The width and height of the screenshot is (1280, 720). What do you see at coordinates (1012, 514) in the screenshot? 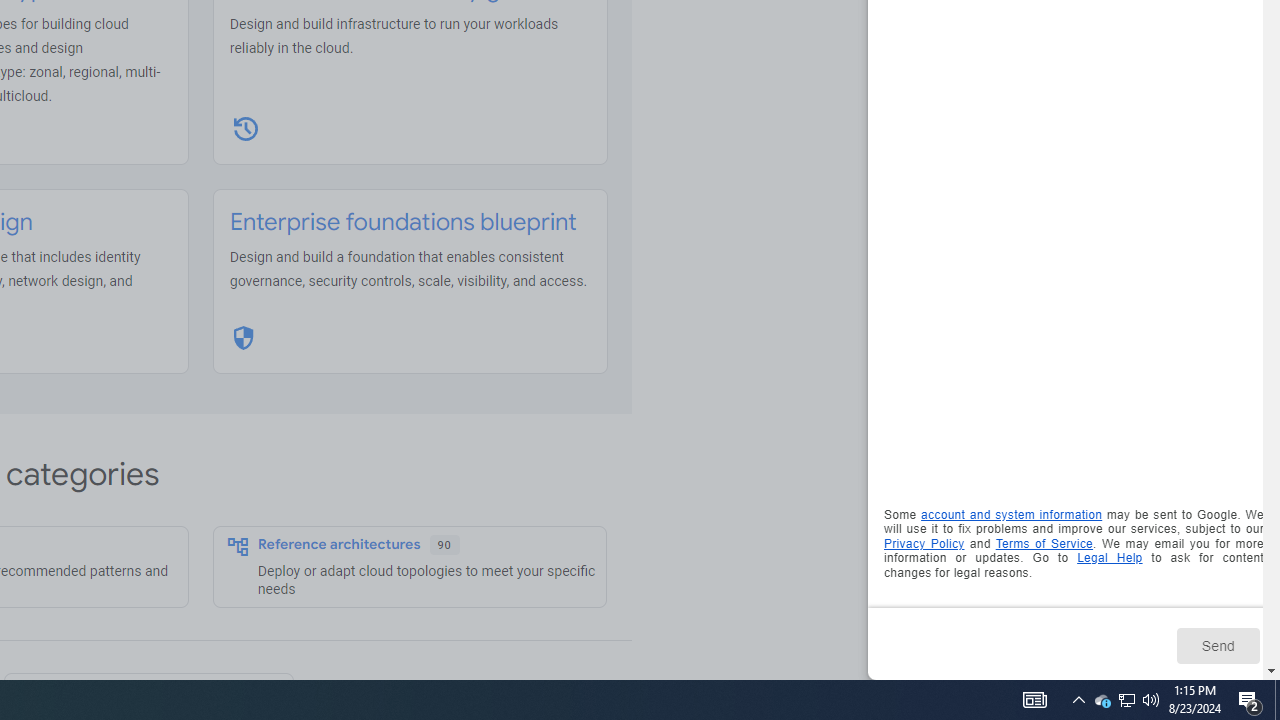
I see `'account and system information'` at bounding box center [1012, 514].